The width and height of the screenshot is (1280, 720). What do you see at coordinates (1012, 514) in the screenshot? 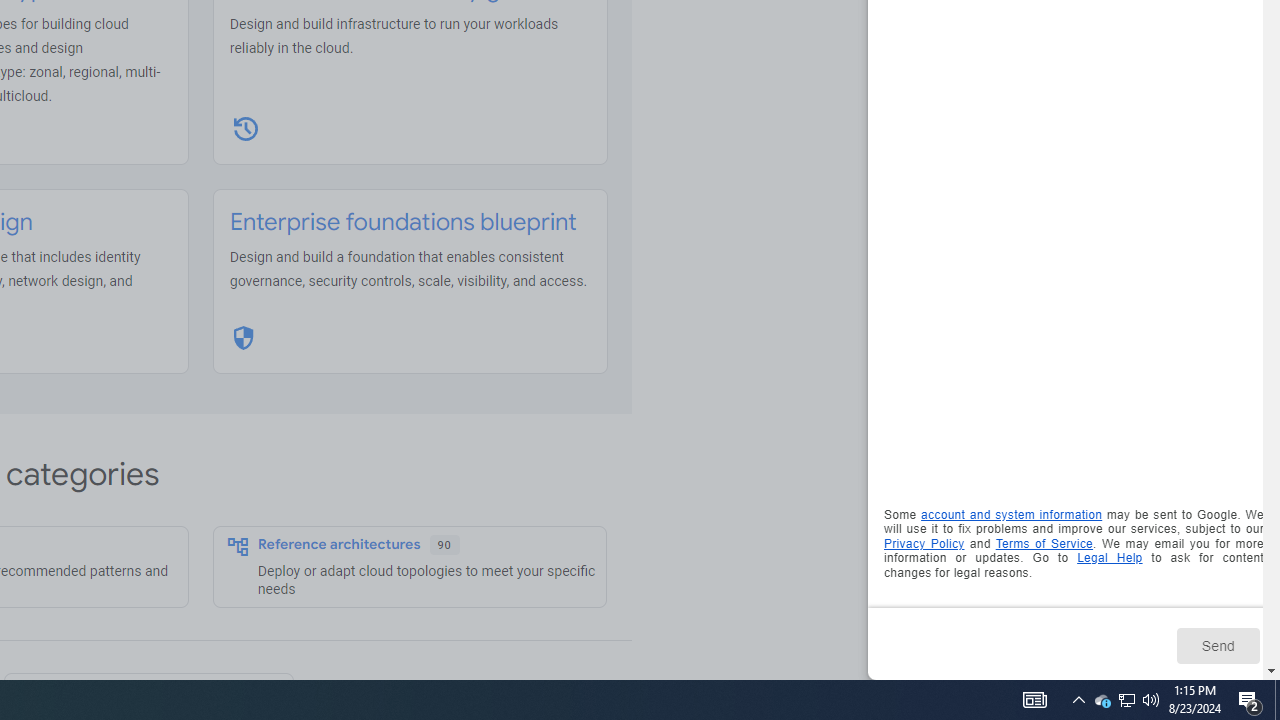
I see `'account and system information'` at bounding box center [1012, 514].